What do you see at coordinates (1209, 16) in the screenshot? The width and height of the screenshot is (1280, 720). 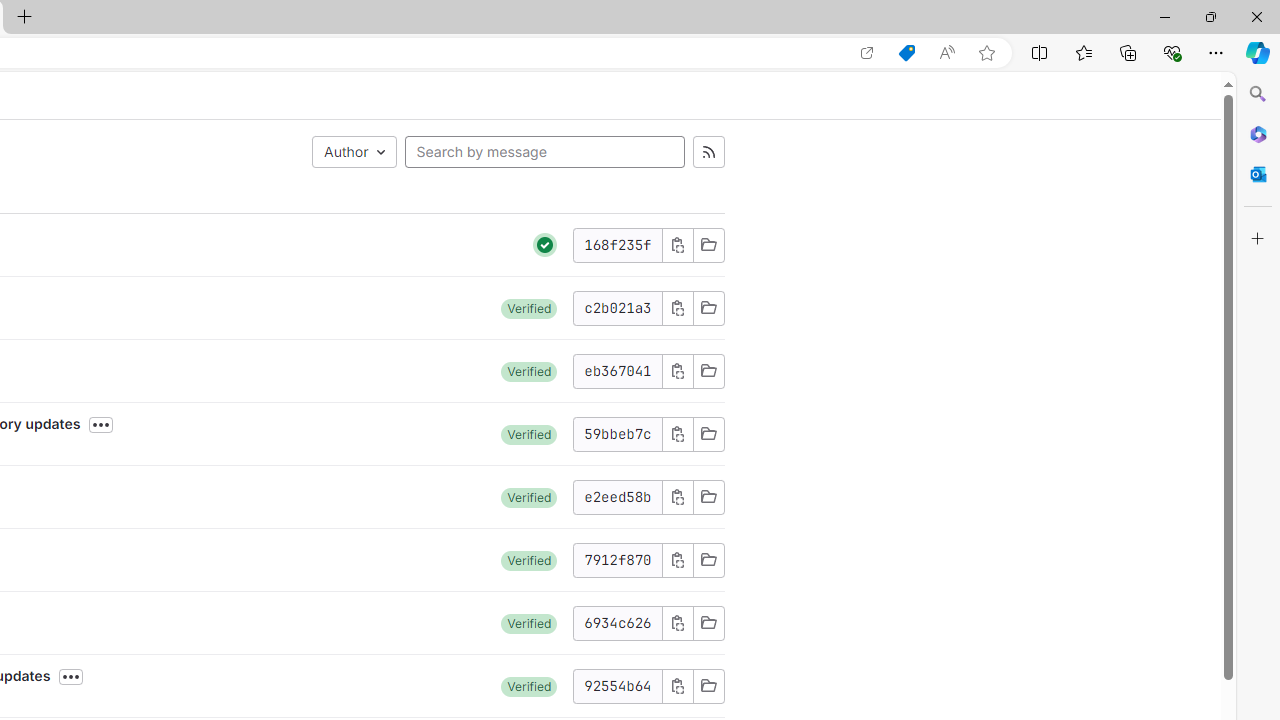 I see `'Restore'` at bounding box center [1209, 16].